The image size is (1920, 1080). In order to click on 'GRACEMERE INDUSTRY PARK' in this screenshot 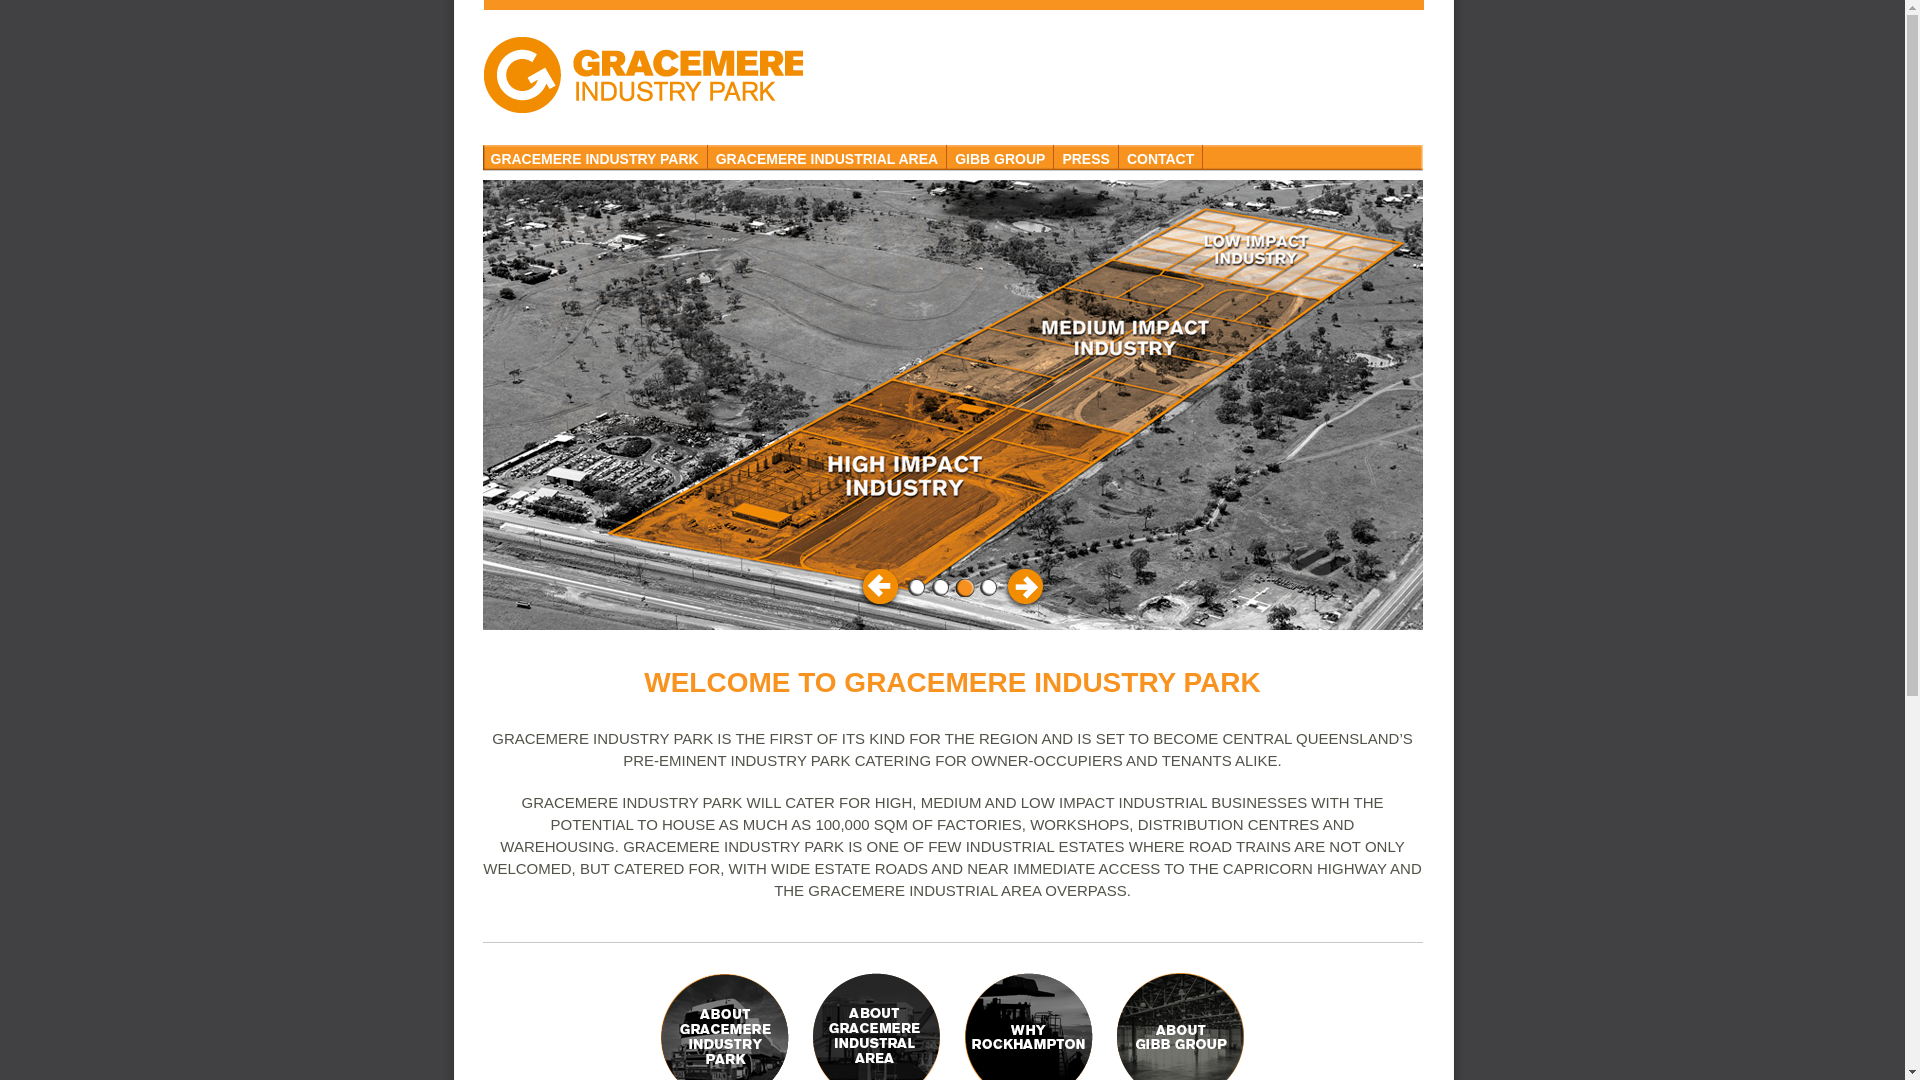, I will do `click(593, 156)`.